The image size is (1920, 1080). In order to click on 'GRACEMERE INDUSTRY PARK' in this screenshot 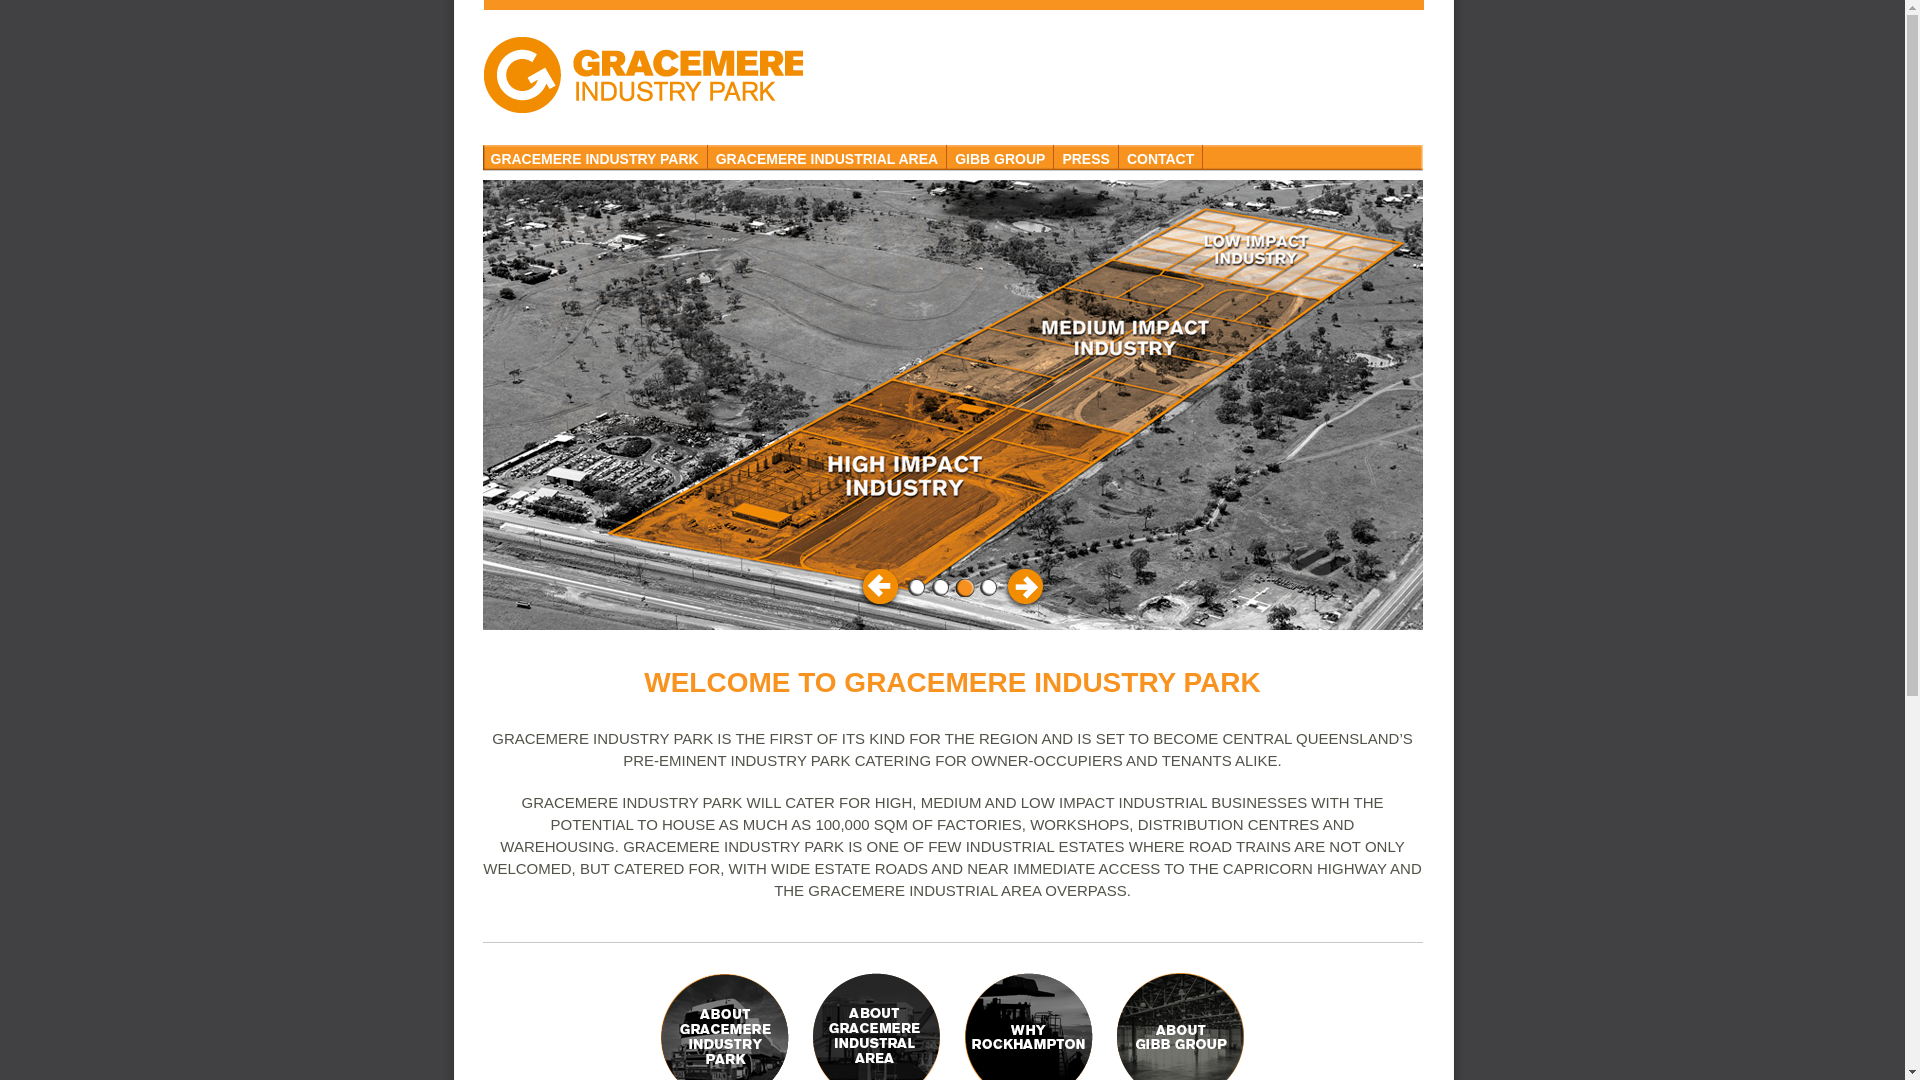, I will do `click(593, 156)`.